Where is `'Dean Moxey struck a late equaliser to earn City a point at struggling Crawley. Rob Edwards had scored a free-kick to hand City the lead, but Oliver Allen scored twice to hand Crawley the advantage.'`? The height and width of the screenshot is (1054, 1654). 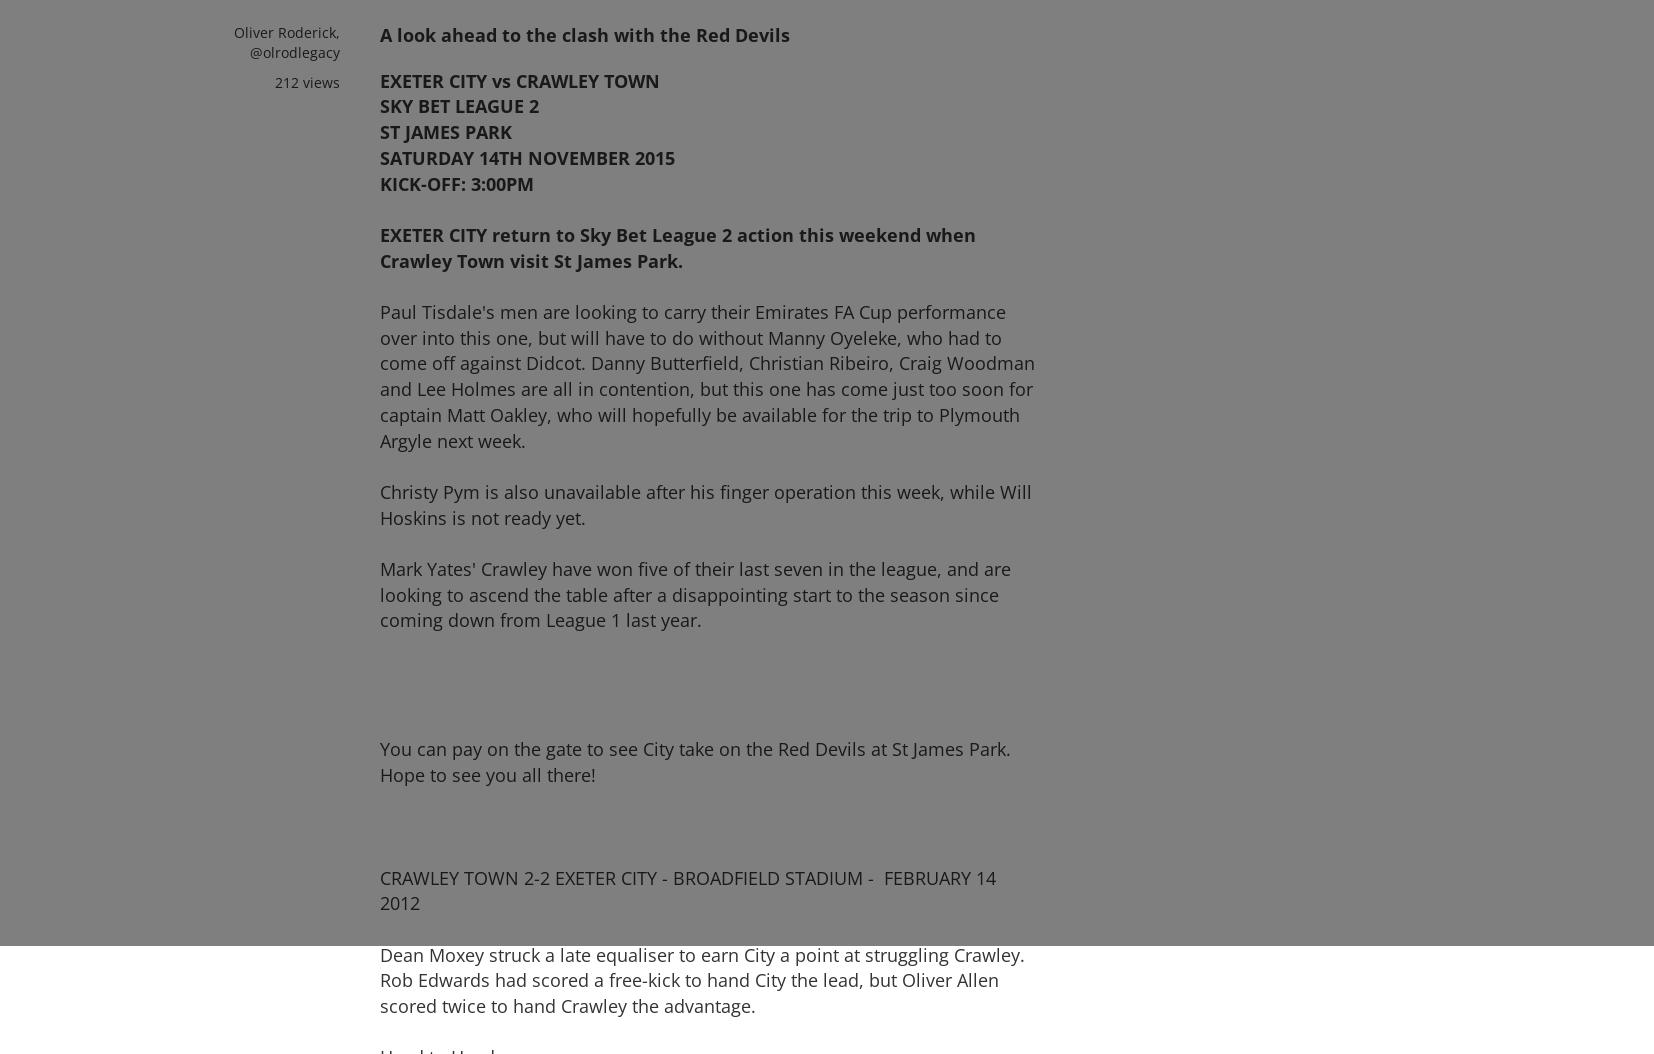 'Dean Moxey struck a late equaliser to earn City a point at struggling Crawley. Rob Edwards had scored a free-kick to hand City the lead, but Oliver Allen scored twice to hand Crawley the advantage.' is located at coordinates (702, 980).